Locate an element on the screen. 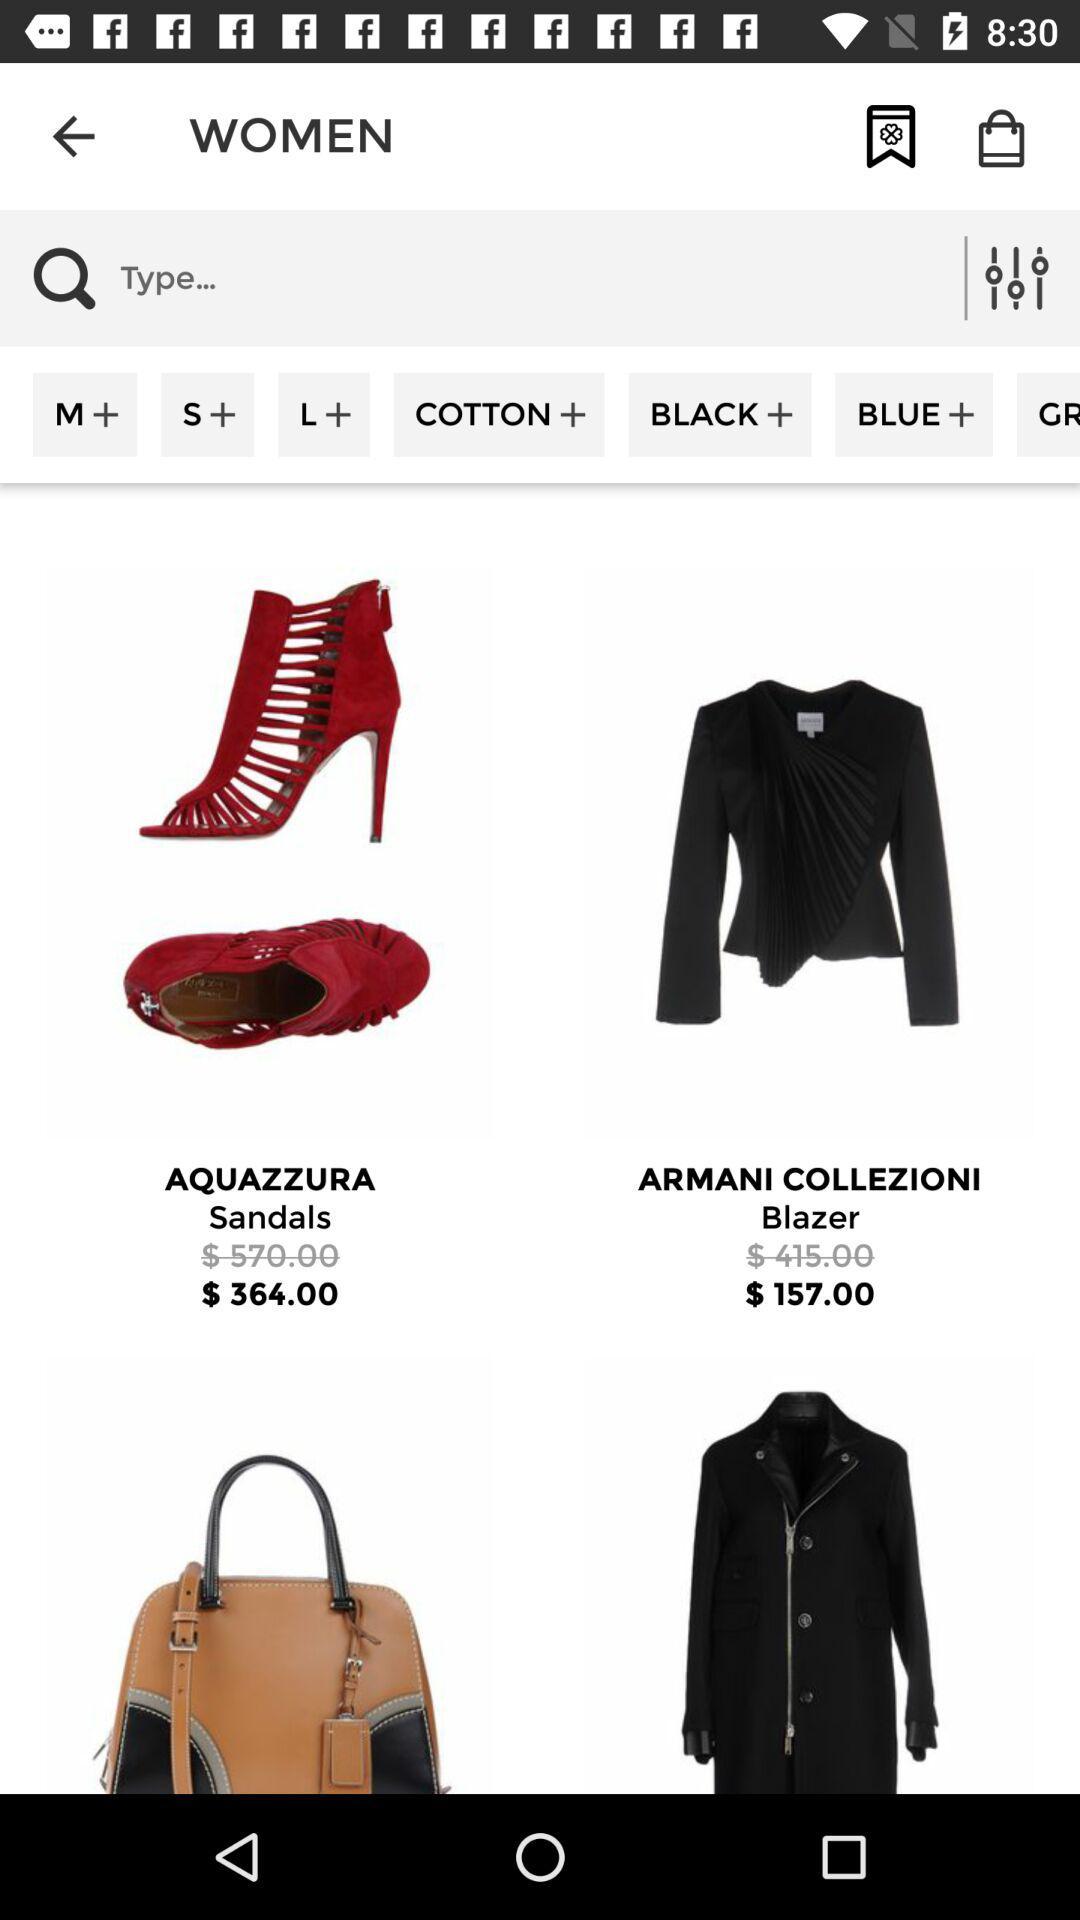  m item is located at coordinates (84, 413).